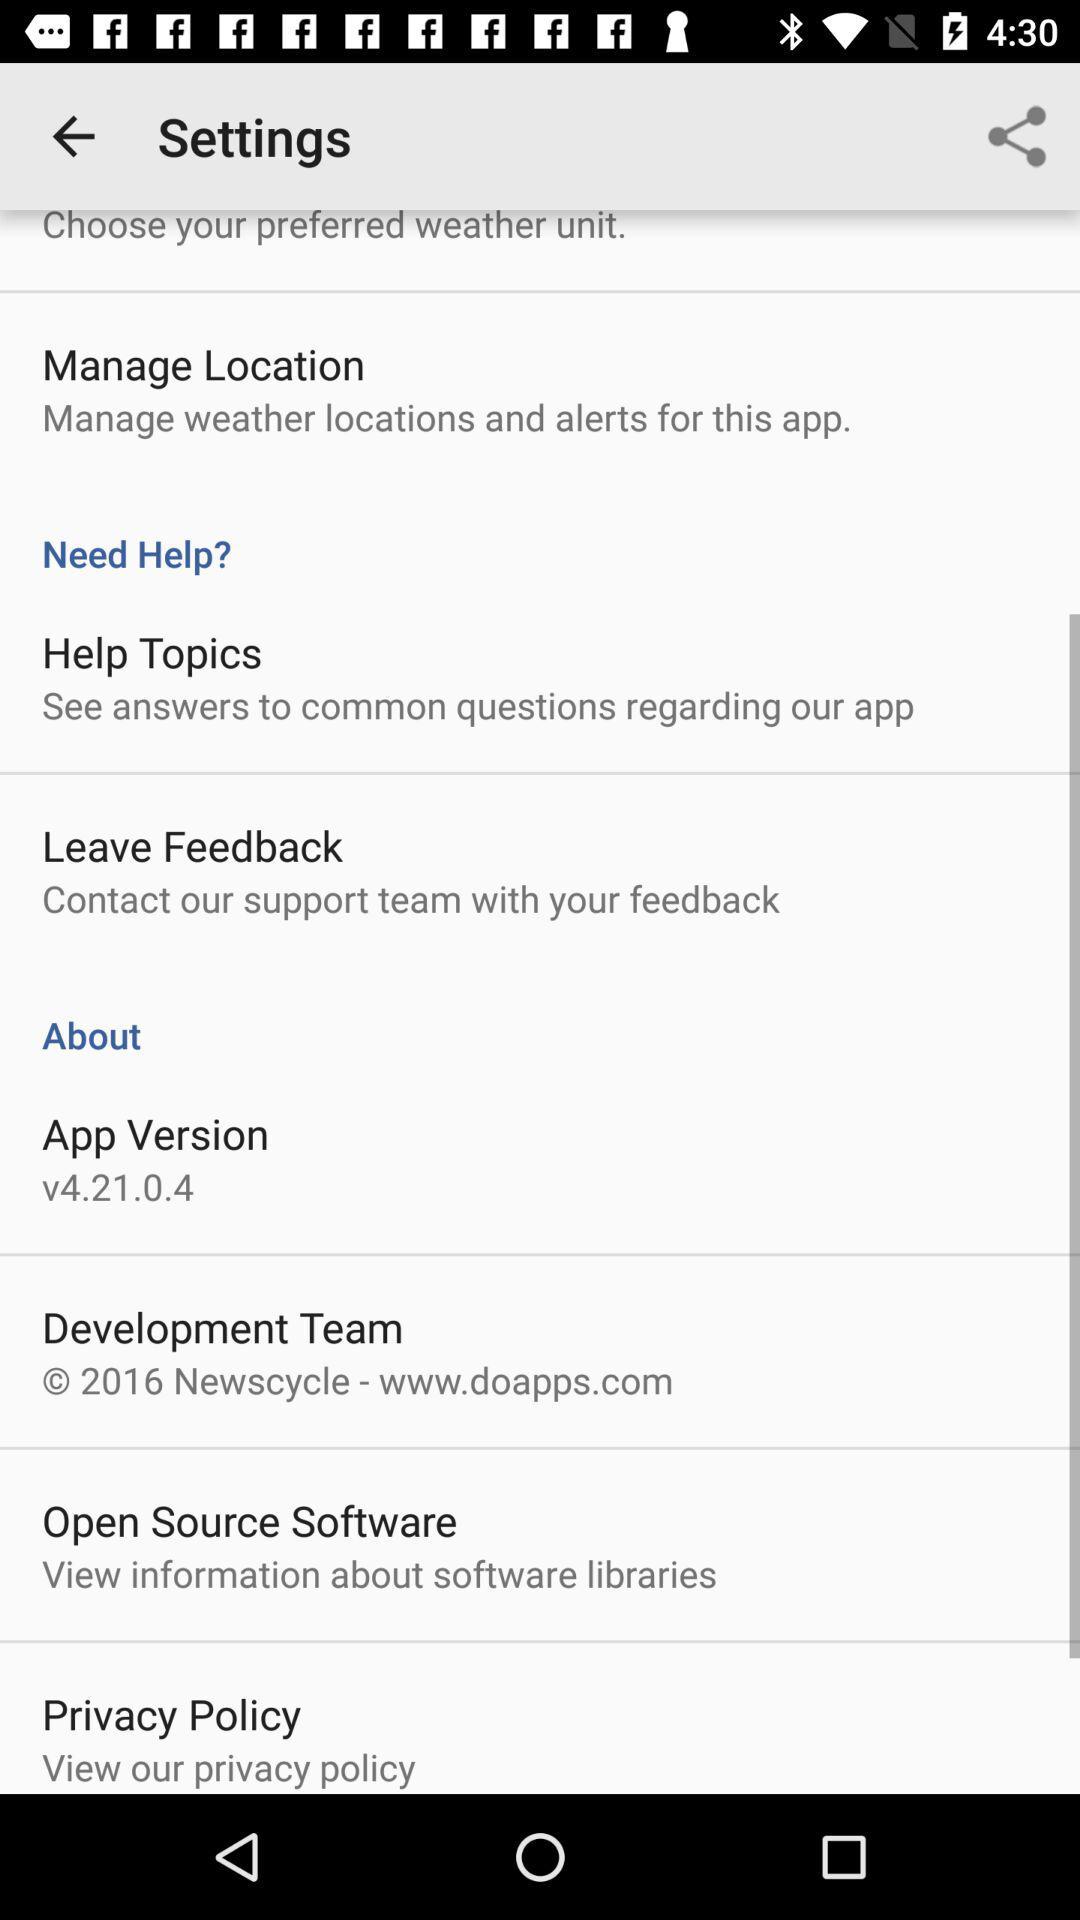 This screenshot has height=1920, width=1080. Describe the element at coordinates (203, 363) in the screenshot. I see `item below the choose your preferred icon` at that location.